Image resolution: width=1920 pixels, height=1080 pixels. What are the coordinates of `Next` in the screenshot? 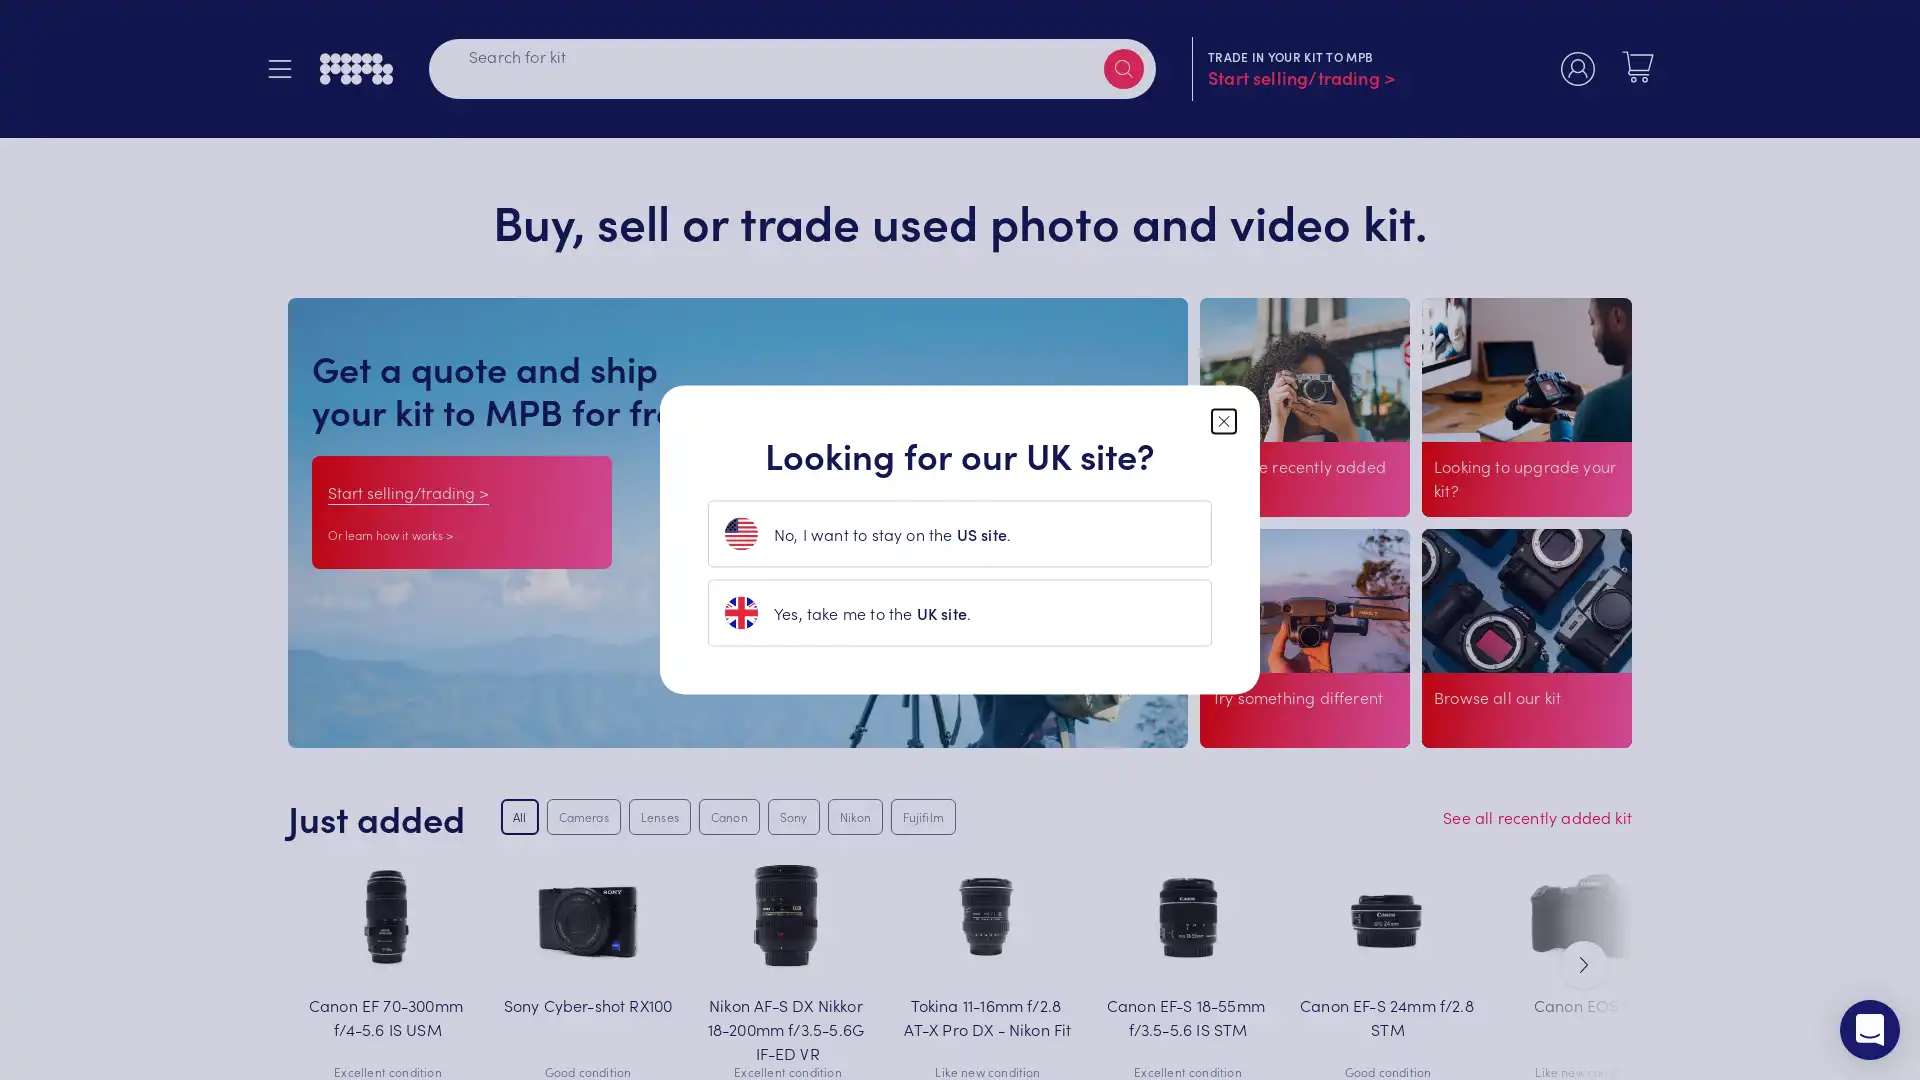 It's located at (1583, 963).